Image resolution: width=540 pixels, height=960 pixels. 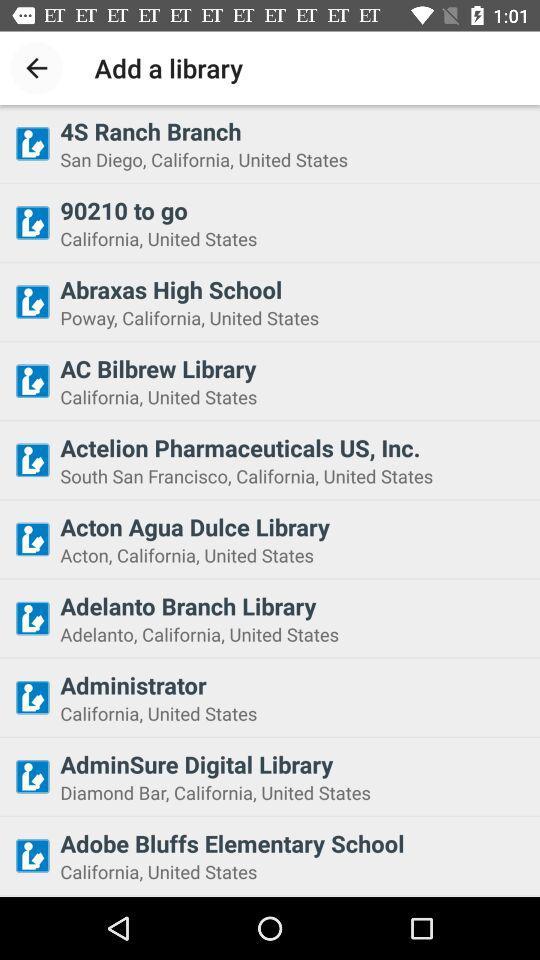 I want to click on the actelion pharmaceuticals us, so click(x=293, y=447).